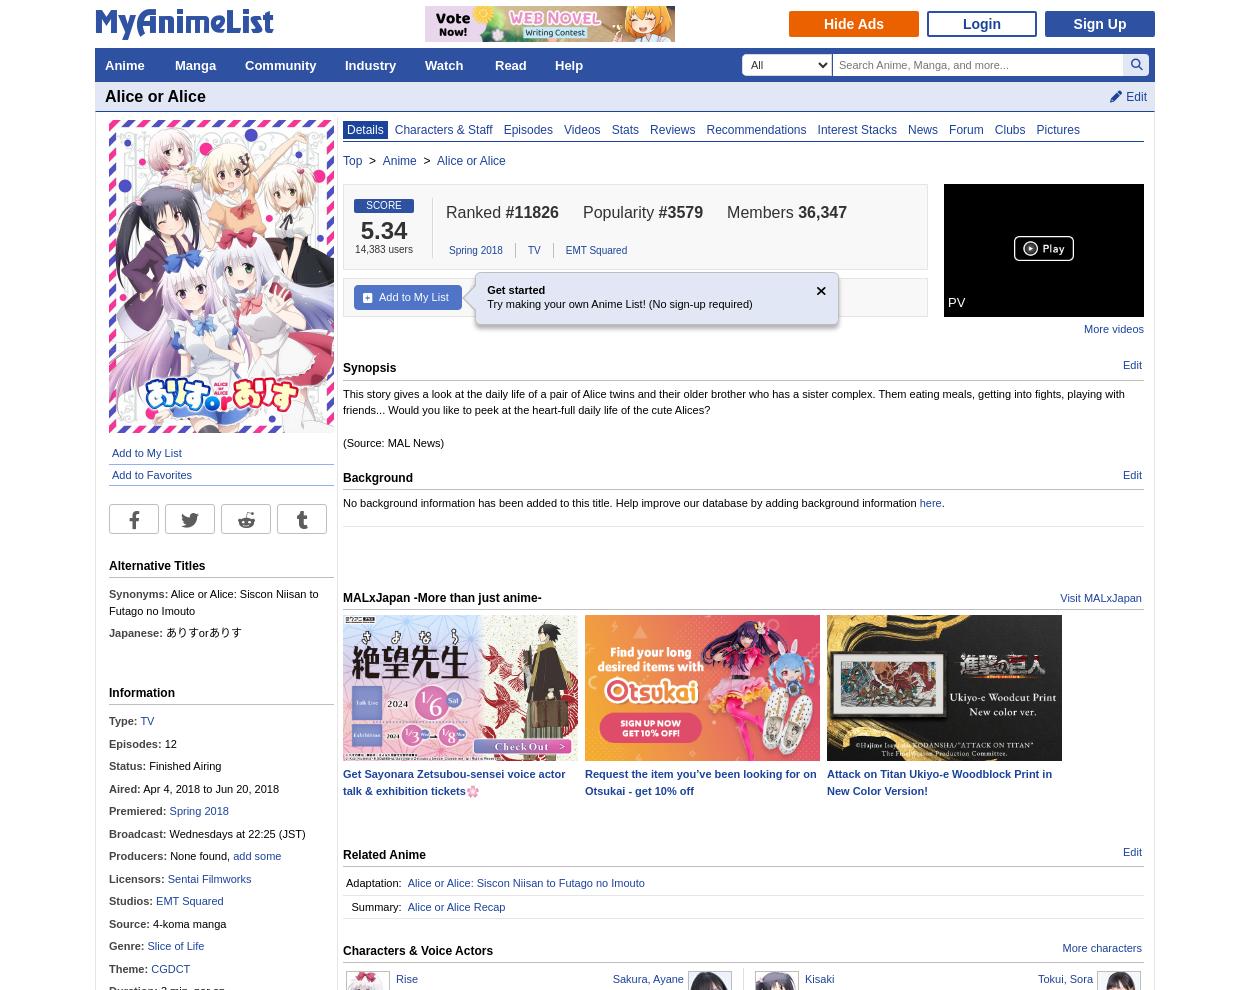  What do you see at coordinates (417, 950) in the screenshot?
I see `'Characters & Voice Actors'` at bounding box center [417, 950].